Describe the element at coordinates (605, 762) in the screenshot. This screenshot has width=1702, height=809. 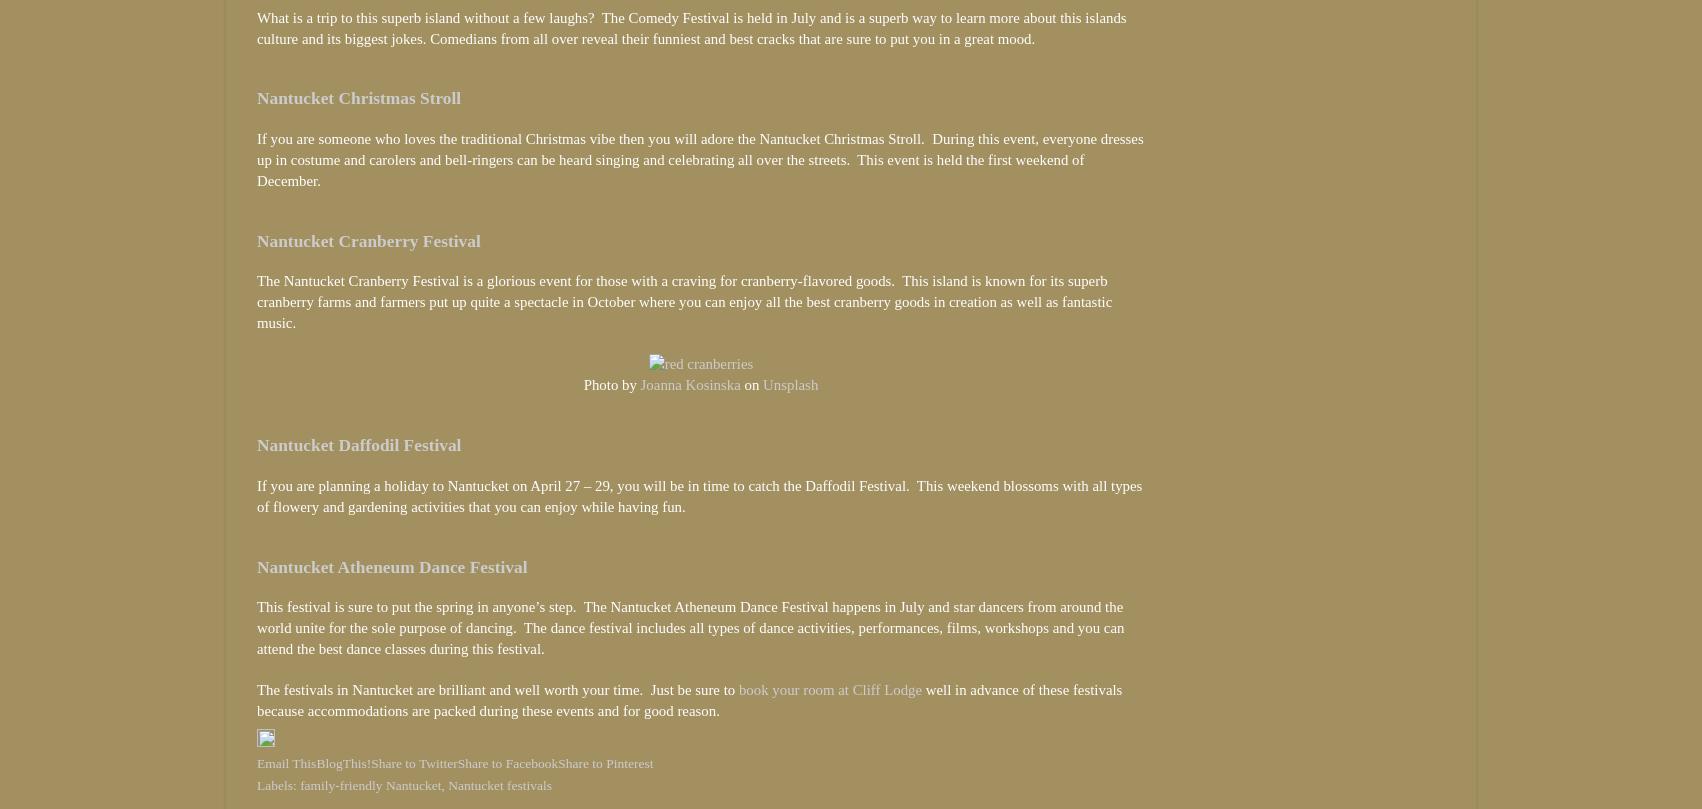
I see `'Share to Pinterest'` at that location.